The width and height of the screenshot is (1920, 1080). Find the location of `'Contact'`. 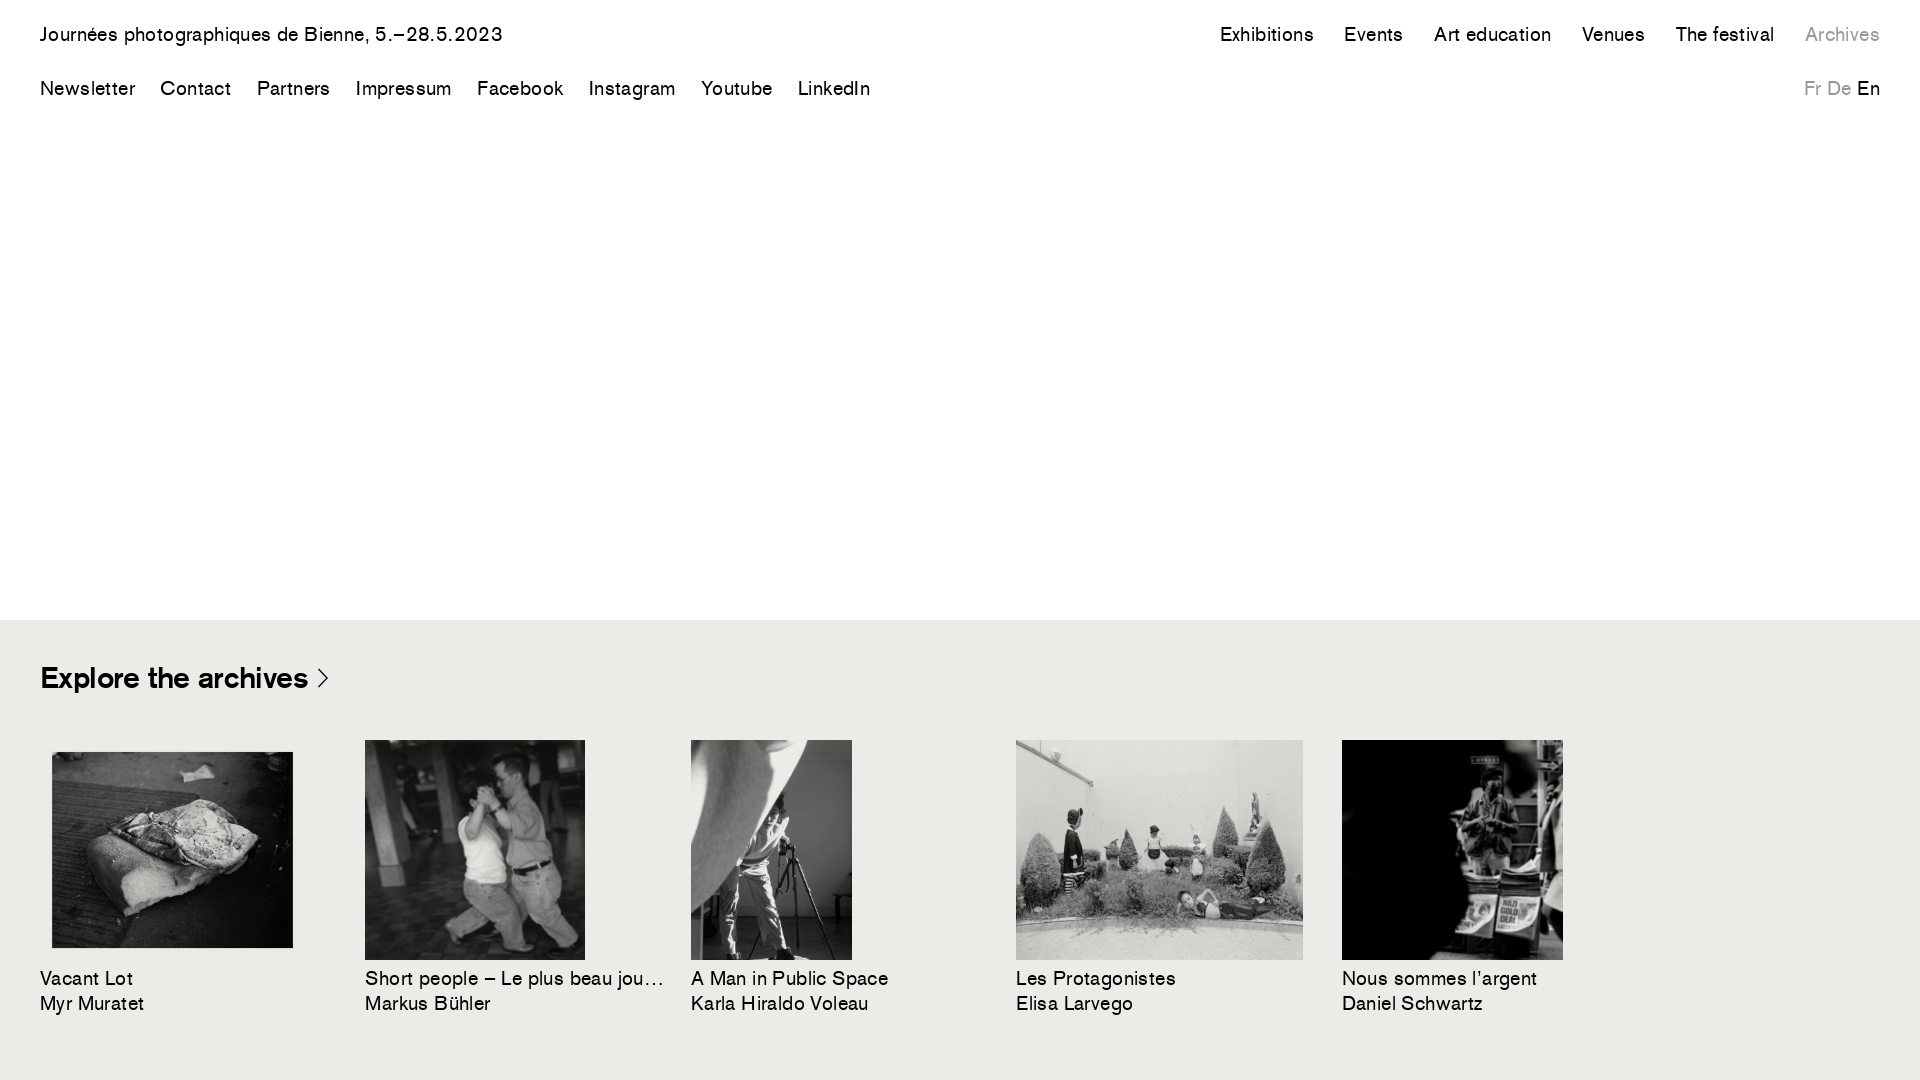

'Contact' is located at coordinates (158, 87).